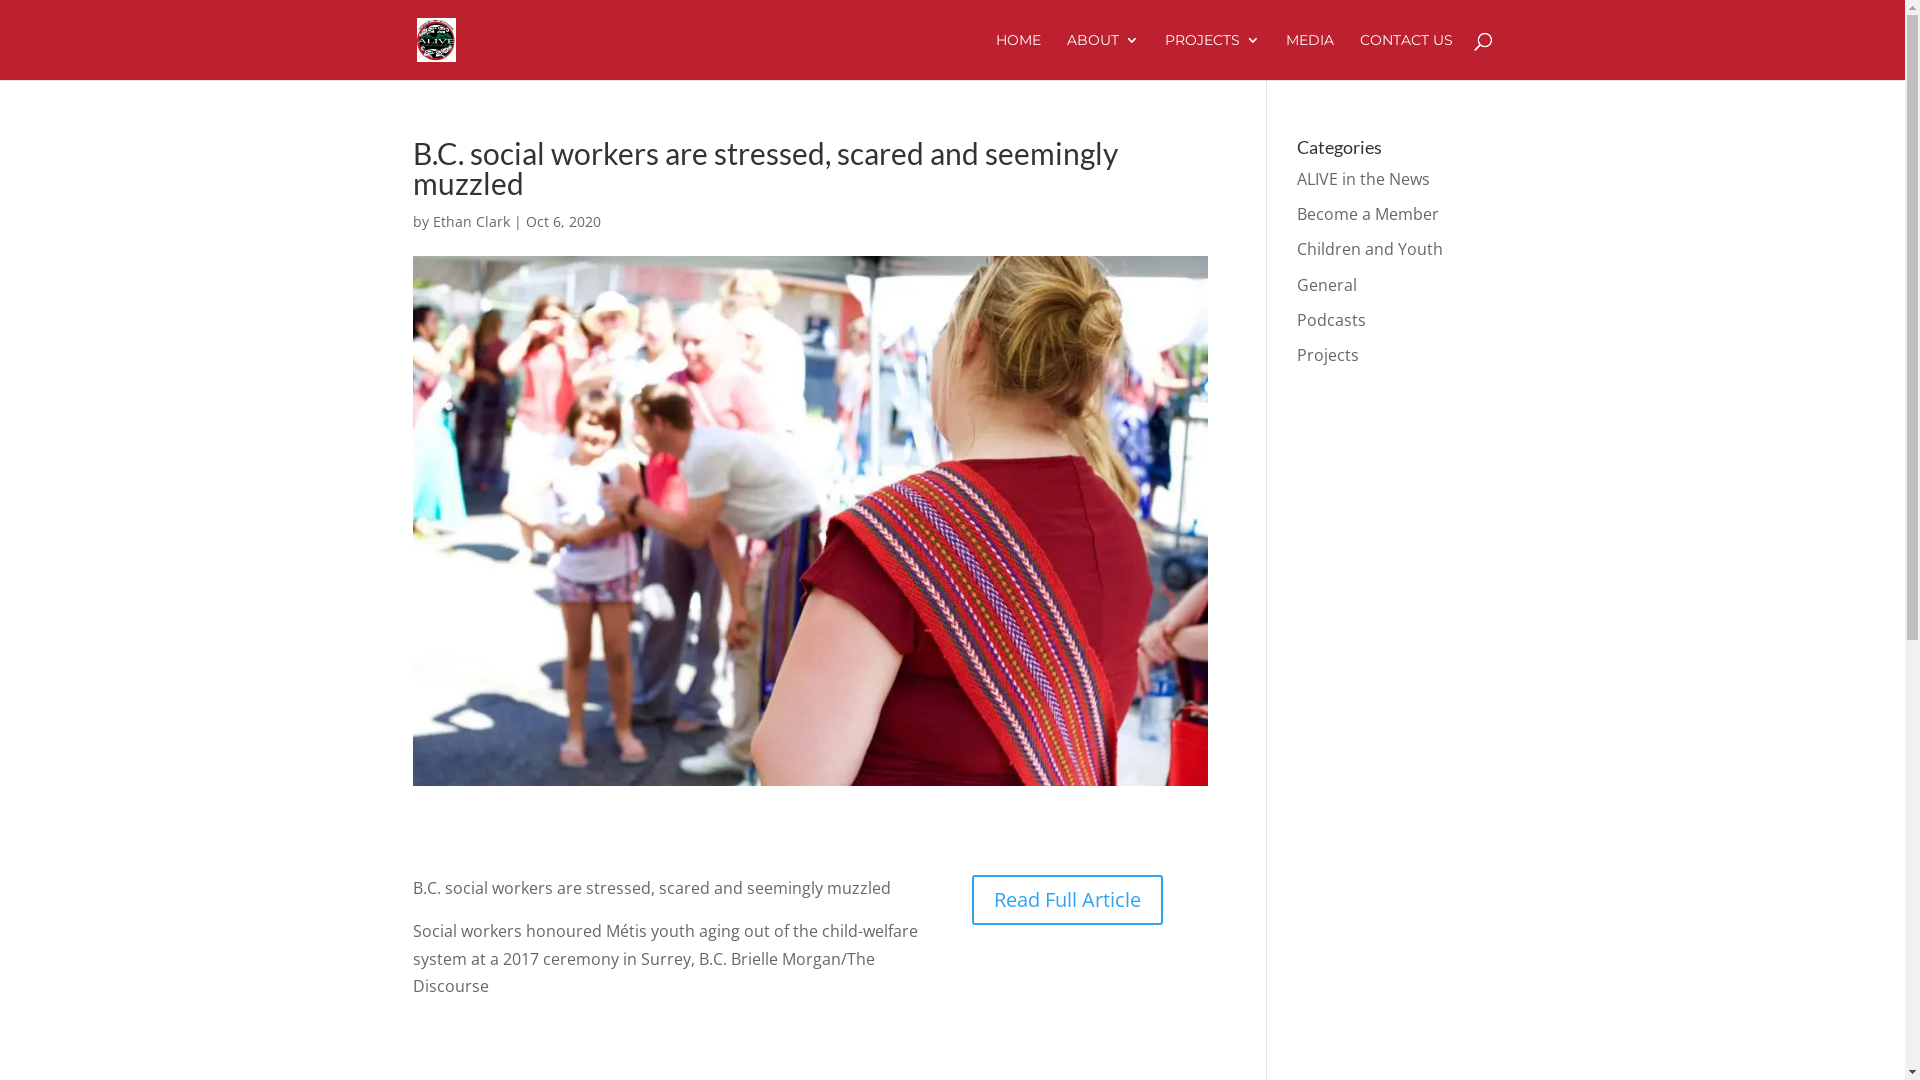 The image size is (1920, 1080). What do you see at coordinates (1018, 55) in the screenshot?
I see `'HOME'` at bounding box center [1018, 55].